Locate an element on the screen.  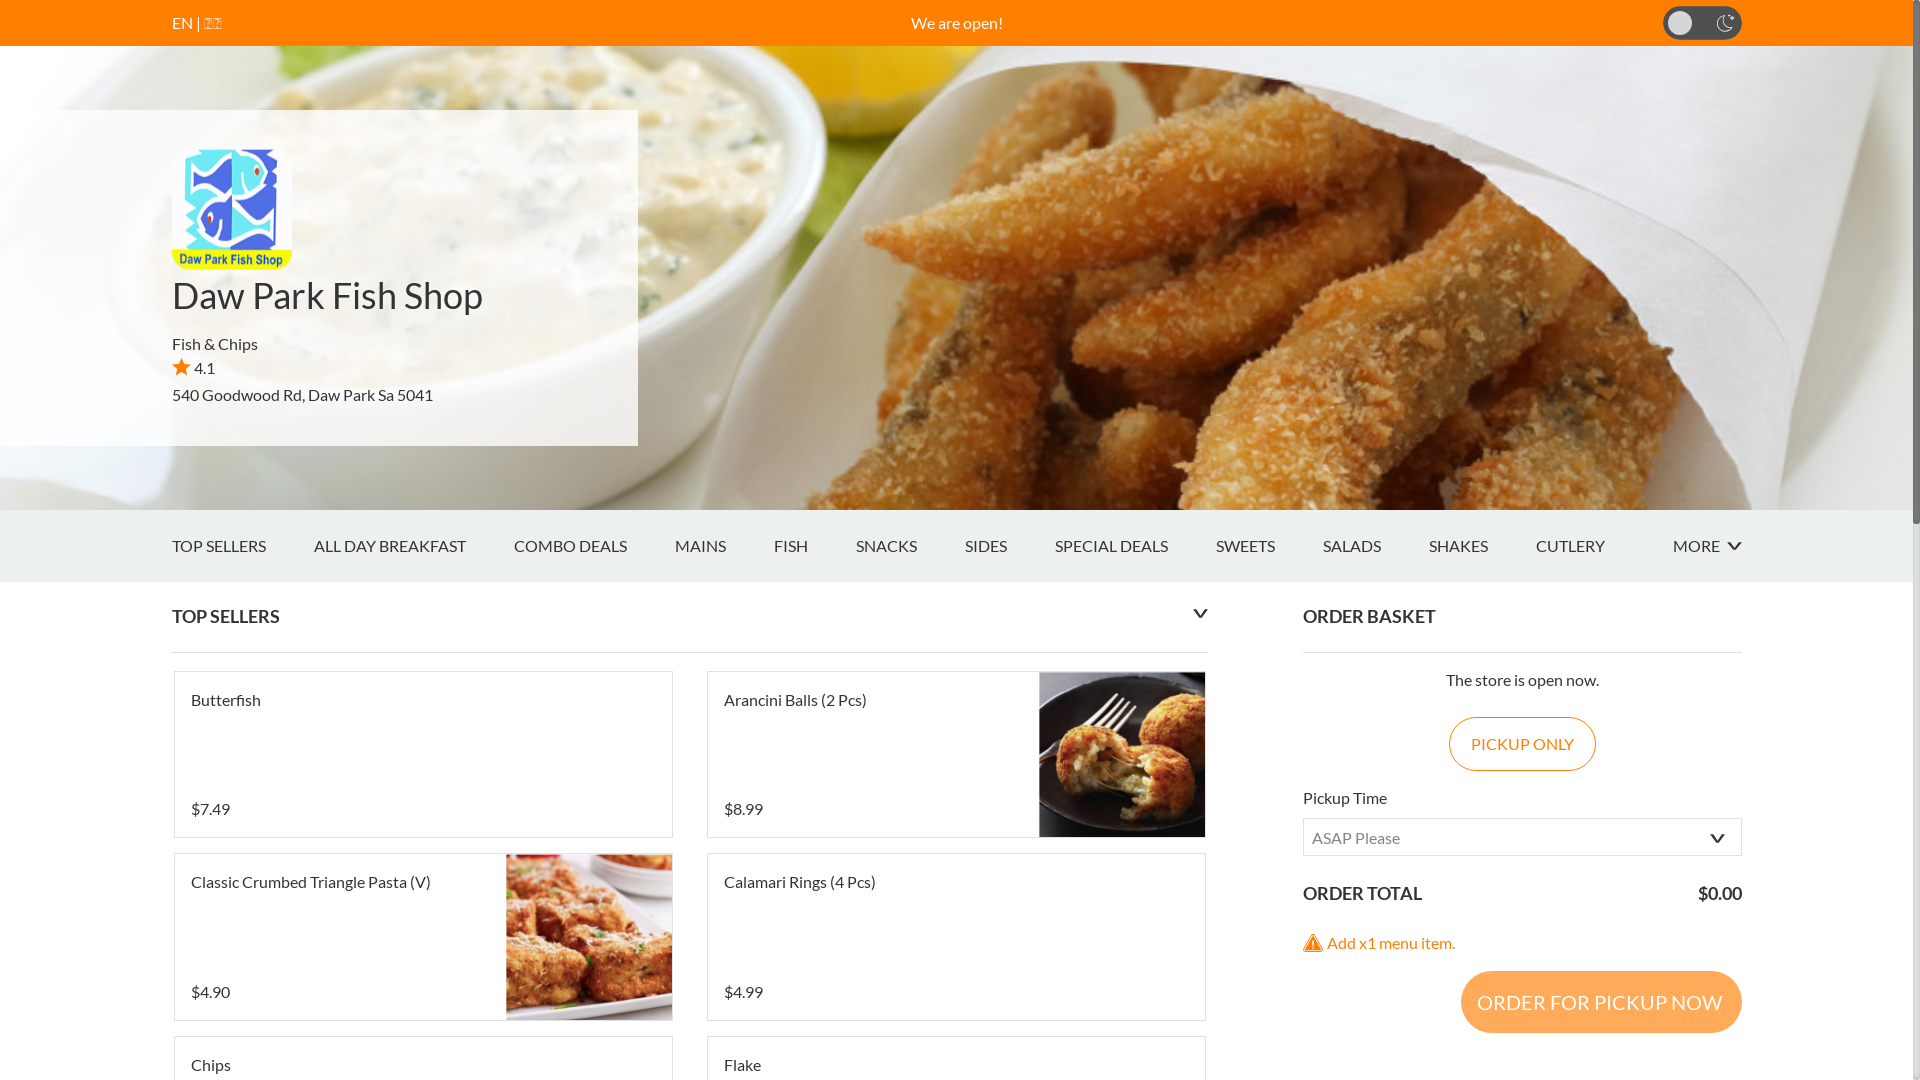
'PICKUP ONLY' is located at coordinates (1521, 744).